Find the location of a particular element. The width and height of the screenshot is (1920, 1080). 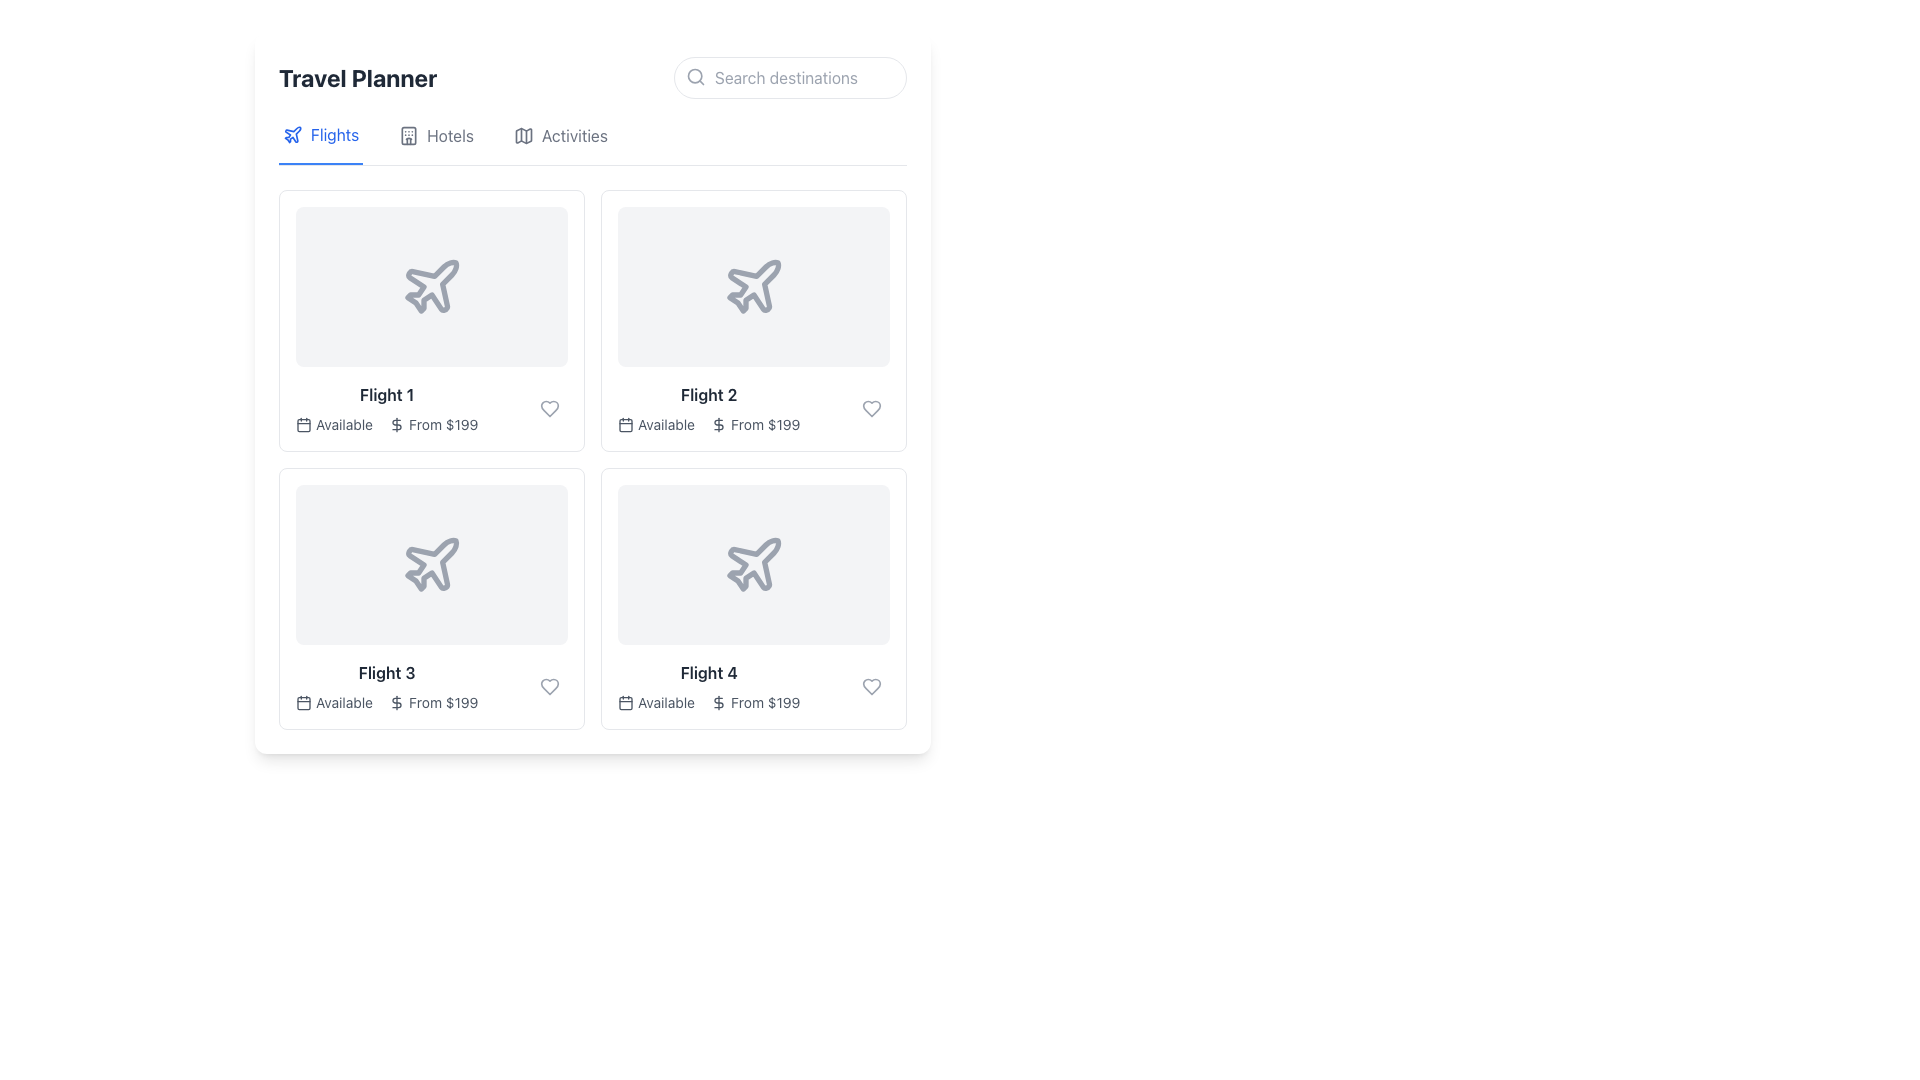

text label displaying 'Flight 3' which is styled in bold dark gray font, located in the lower-left section of a grid layout under the category 'Flights', positioned below an airplane icon image is located at coordinates (387, 672).